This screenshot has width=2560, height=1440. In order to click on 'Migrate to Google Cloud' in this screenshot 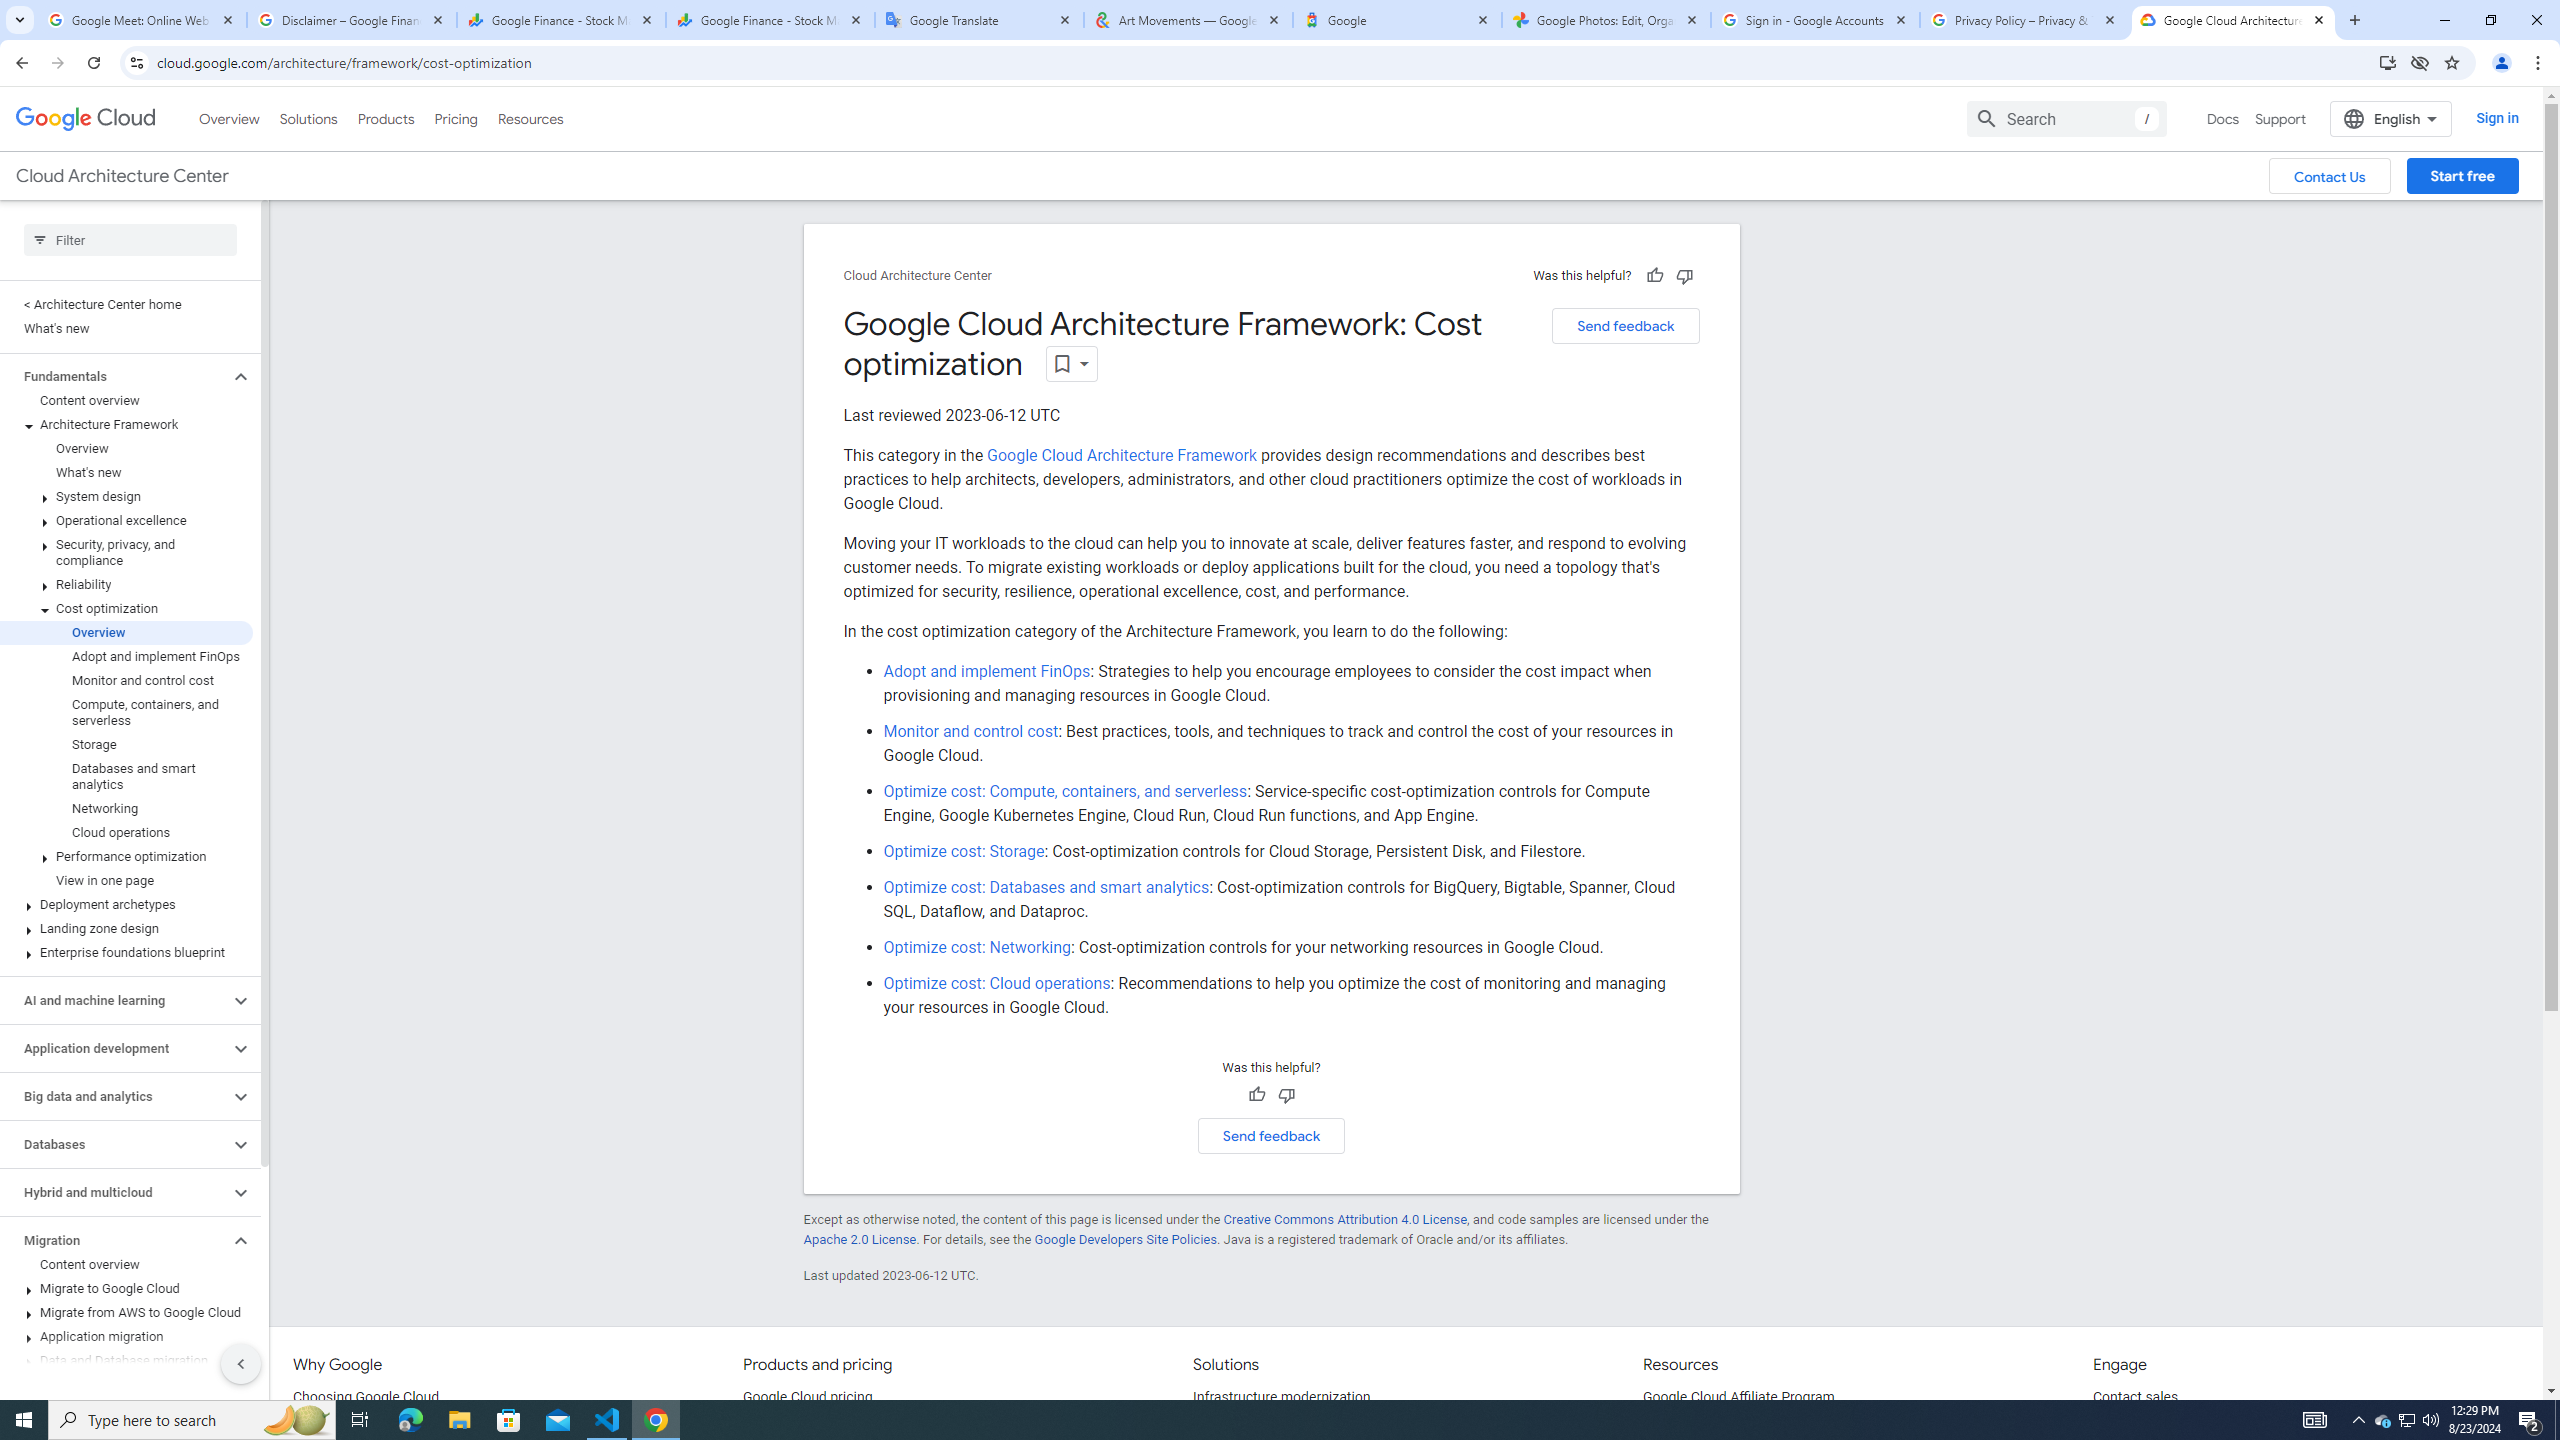, I will do `click(126, 1287)`.